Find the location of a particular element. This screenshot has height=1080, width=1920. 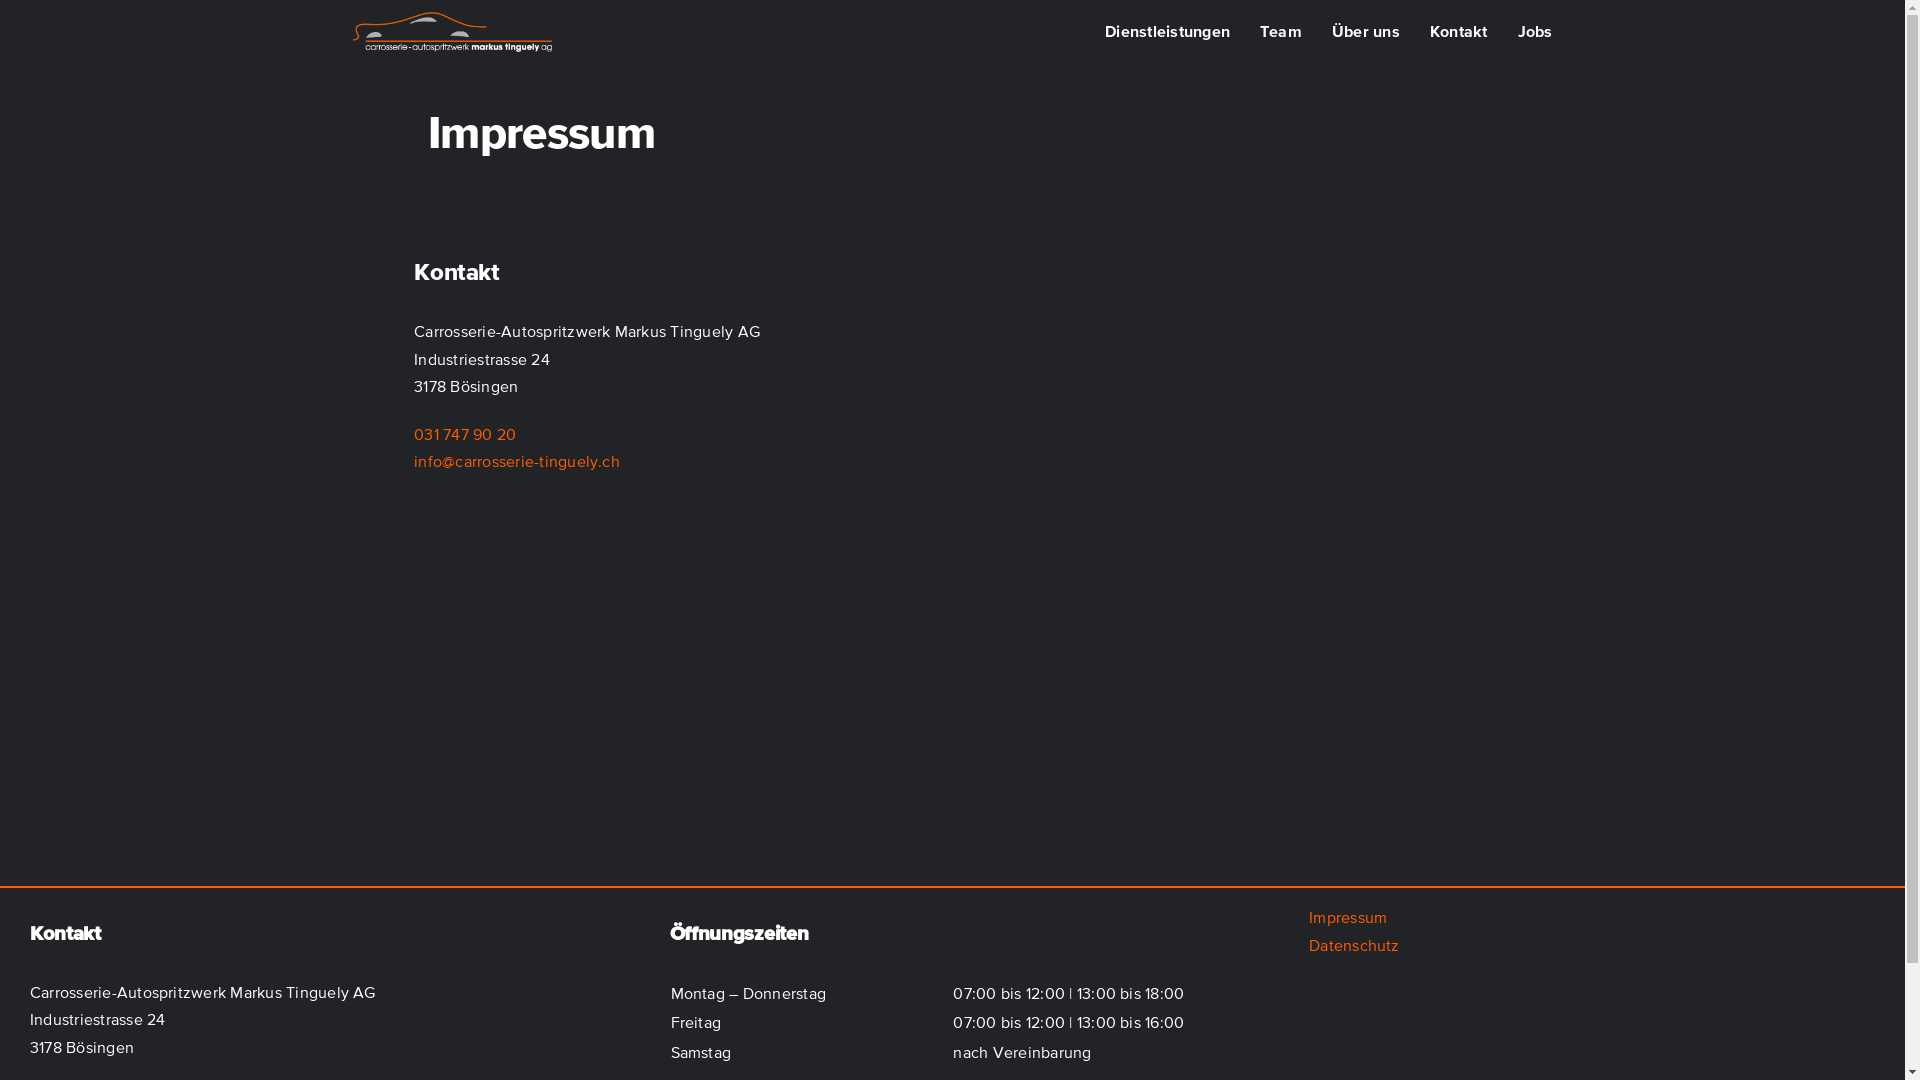

'Team' is located at coordinates (1258, 31).